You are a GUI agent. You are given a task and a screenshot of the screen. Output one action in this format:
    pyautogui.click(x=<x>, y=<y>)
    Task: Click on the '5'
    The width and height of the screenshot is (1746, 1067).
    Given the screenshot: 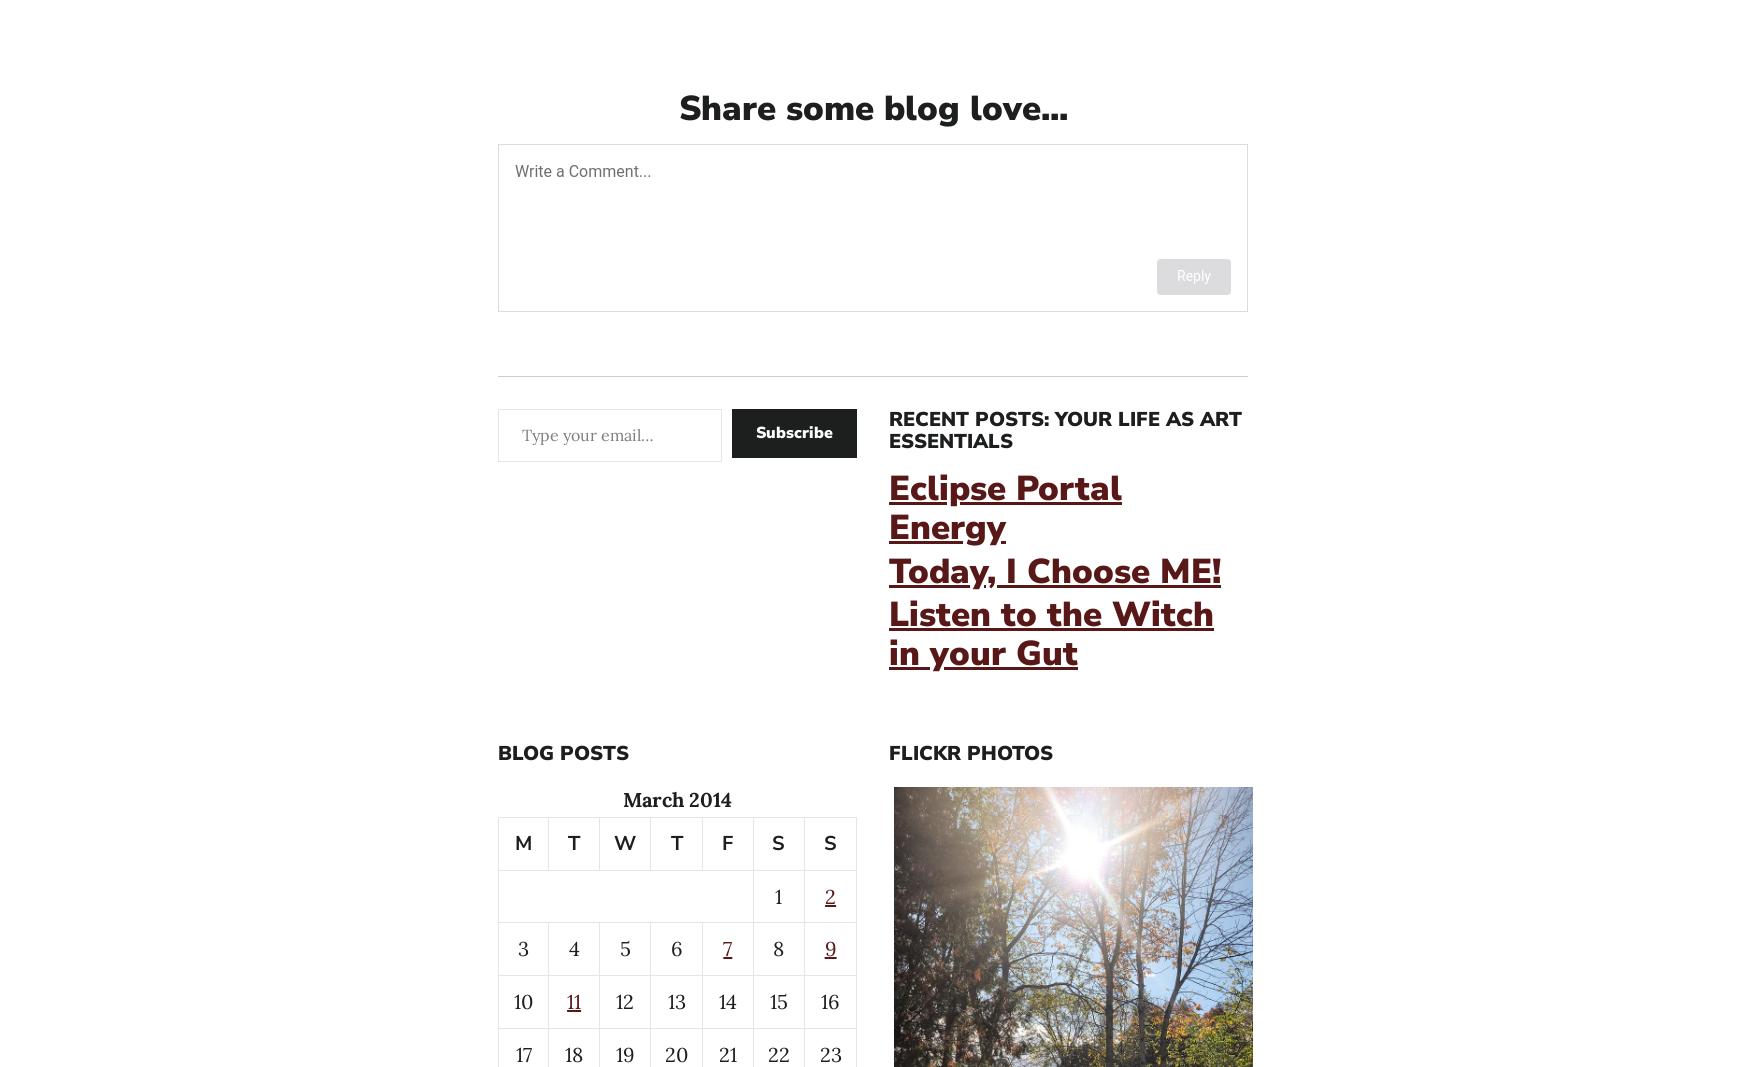 What is the action you would take?
    pyautogui.click(x=624, y=948)
    